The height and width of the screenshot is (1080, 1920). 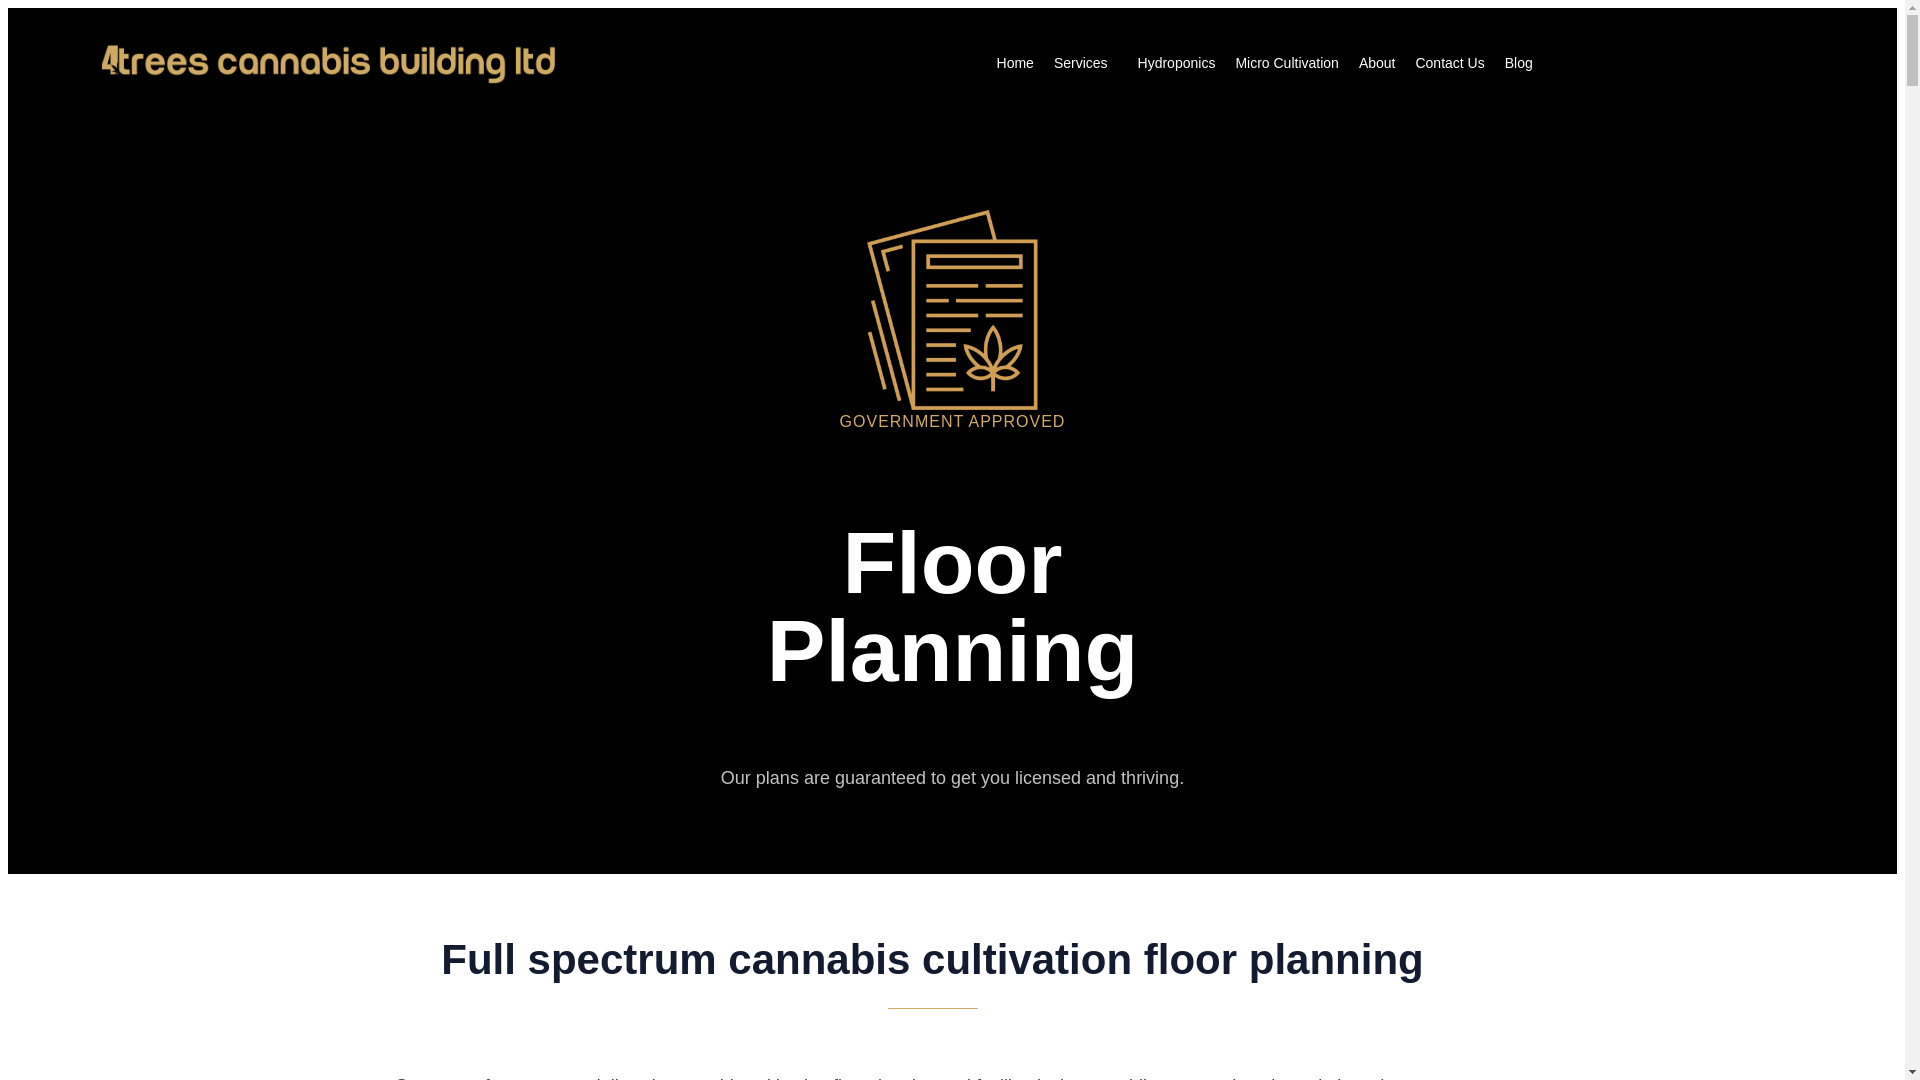 I want to click on 'Hydroponics', so click(x=1176, y=61).